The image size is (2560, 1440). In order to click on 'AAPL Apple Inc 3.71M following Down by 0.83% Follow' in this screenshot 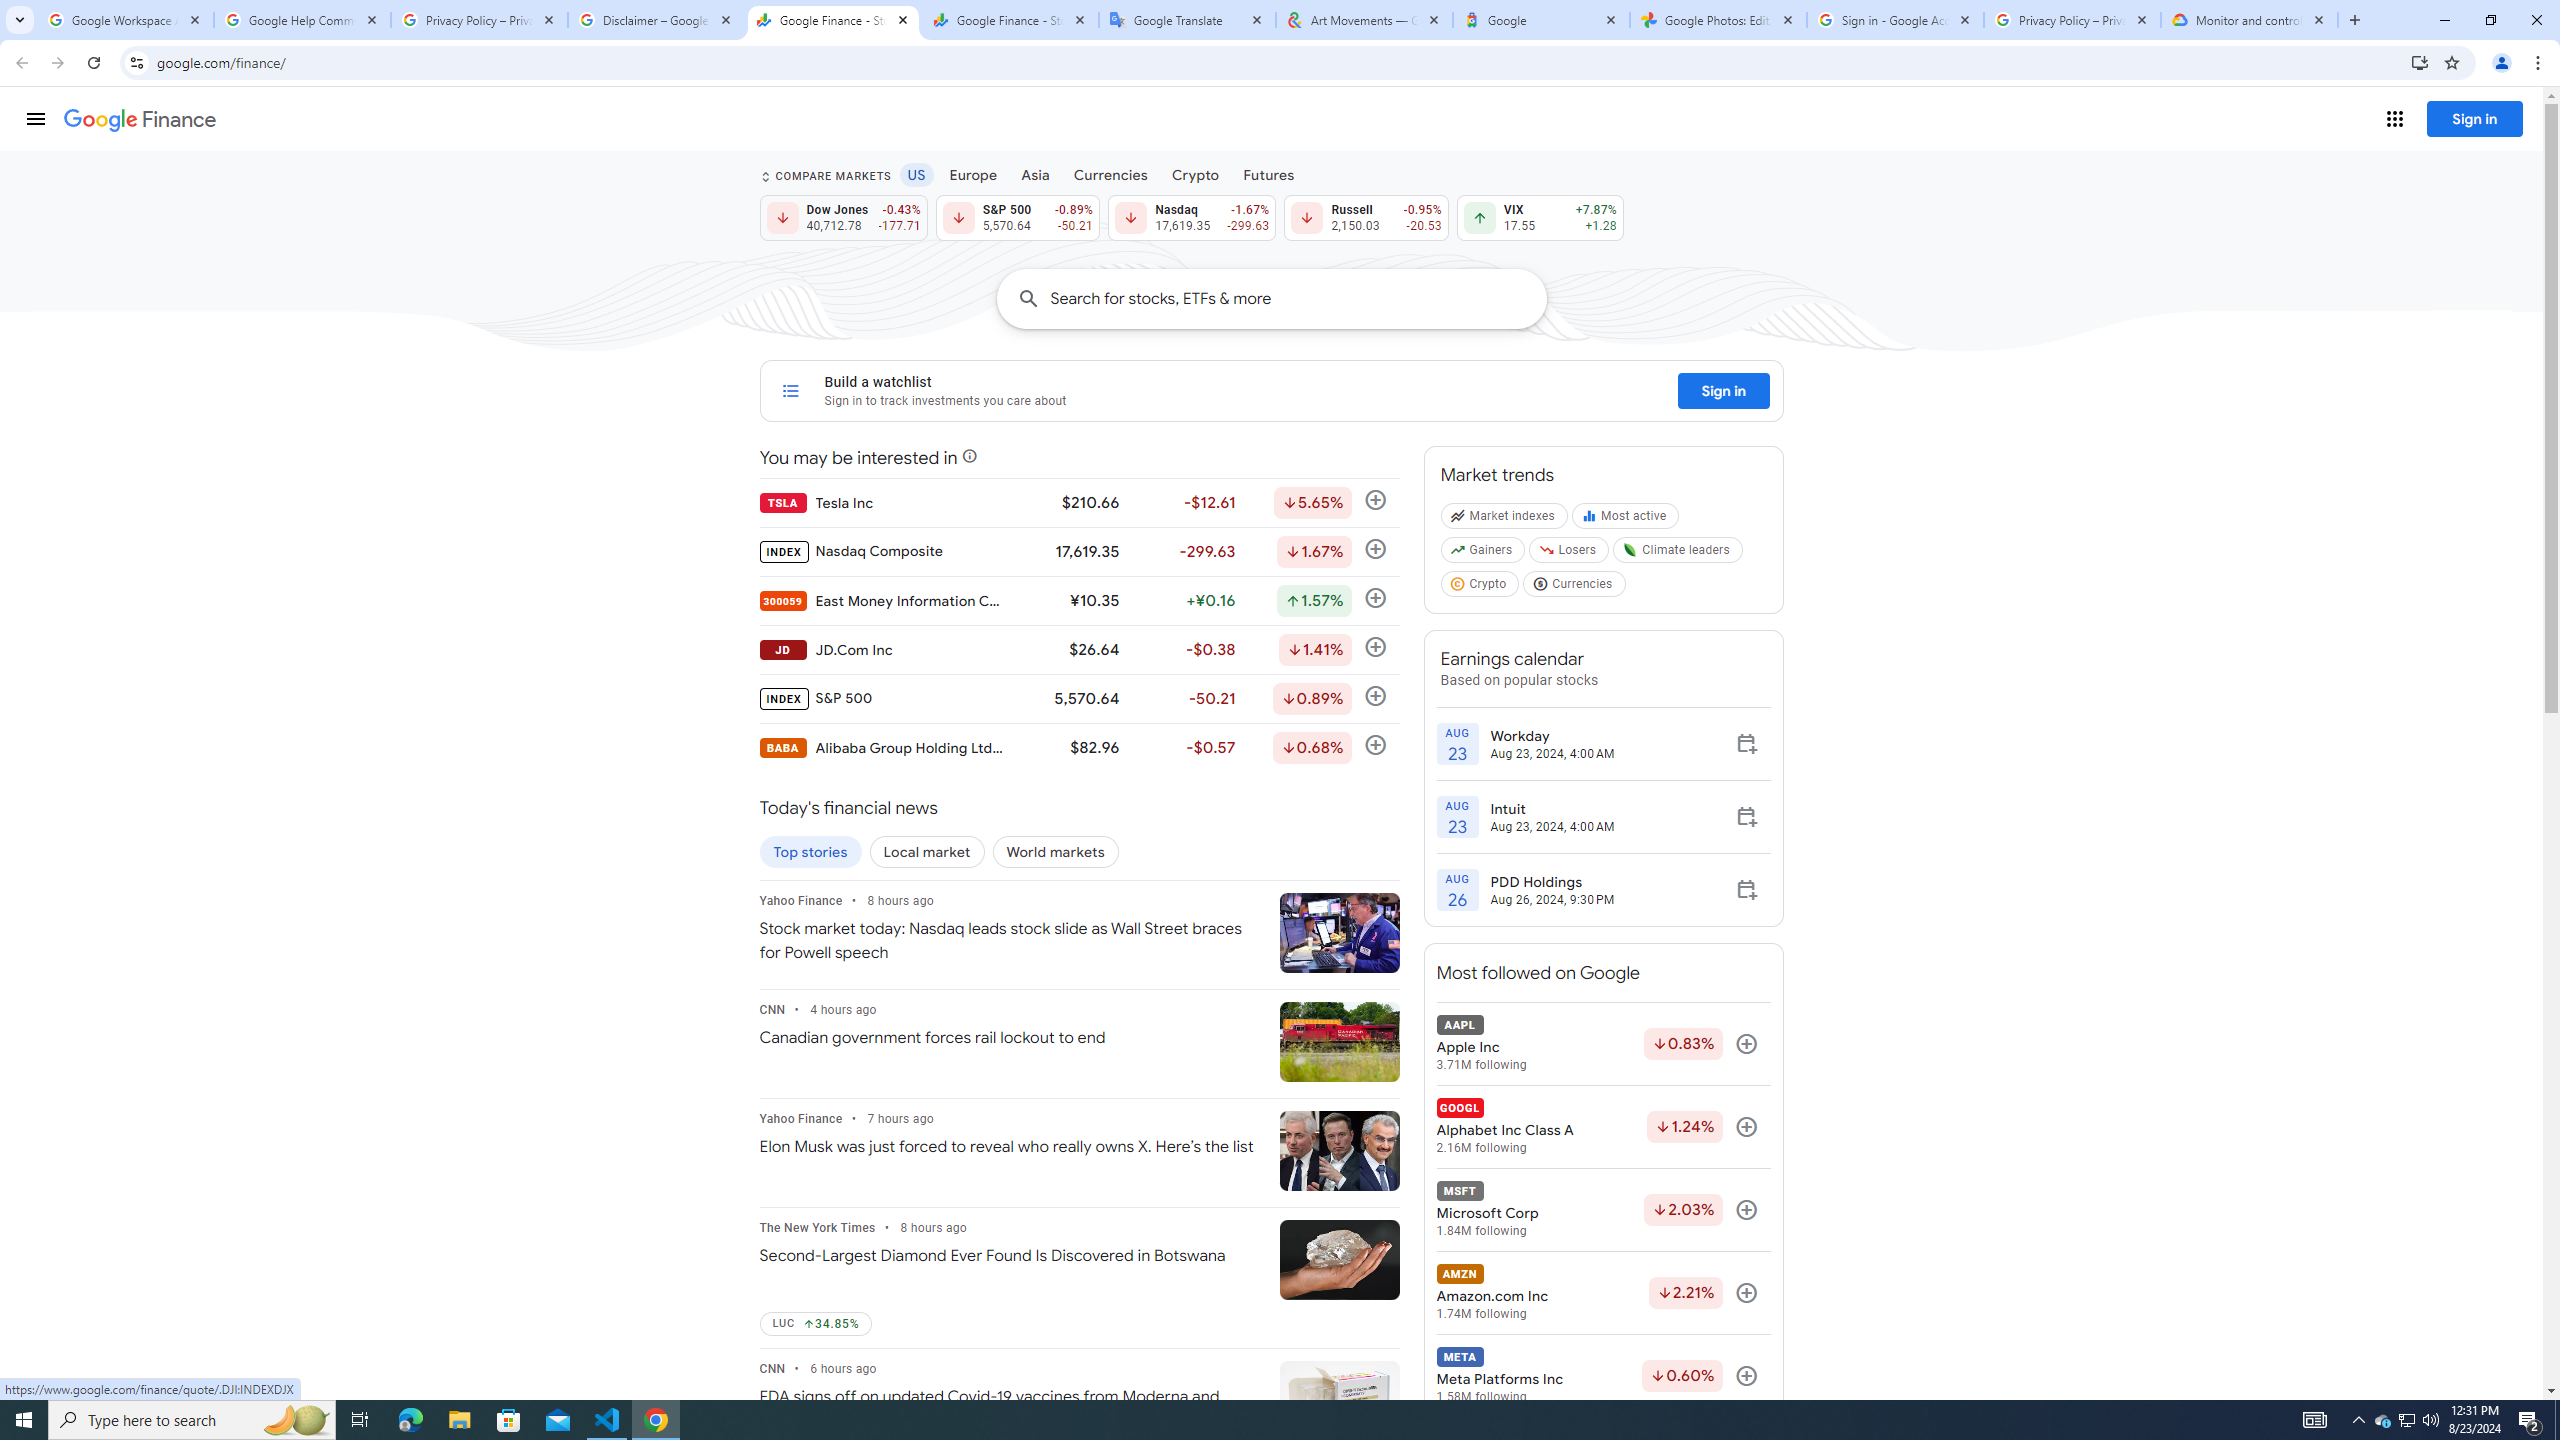, I will do `click(1602, 1043)`.